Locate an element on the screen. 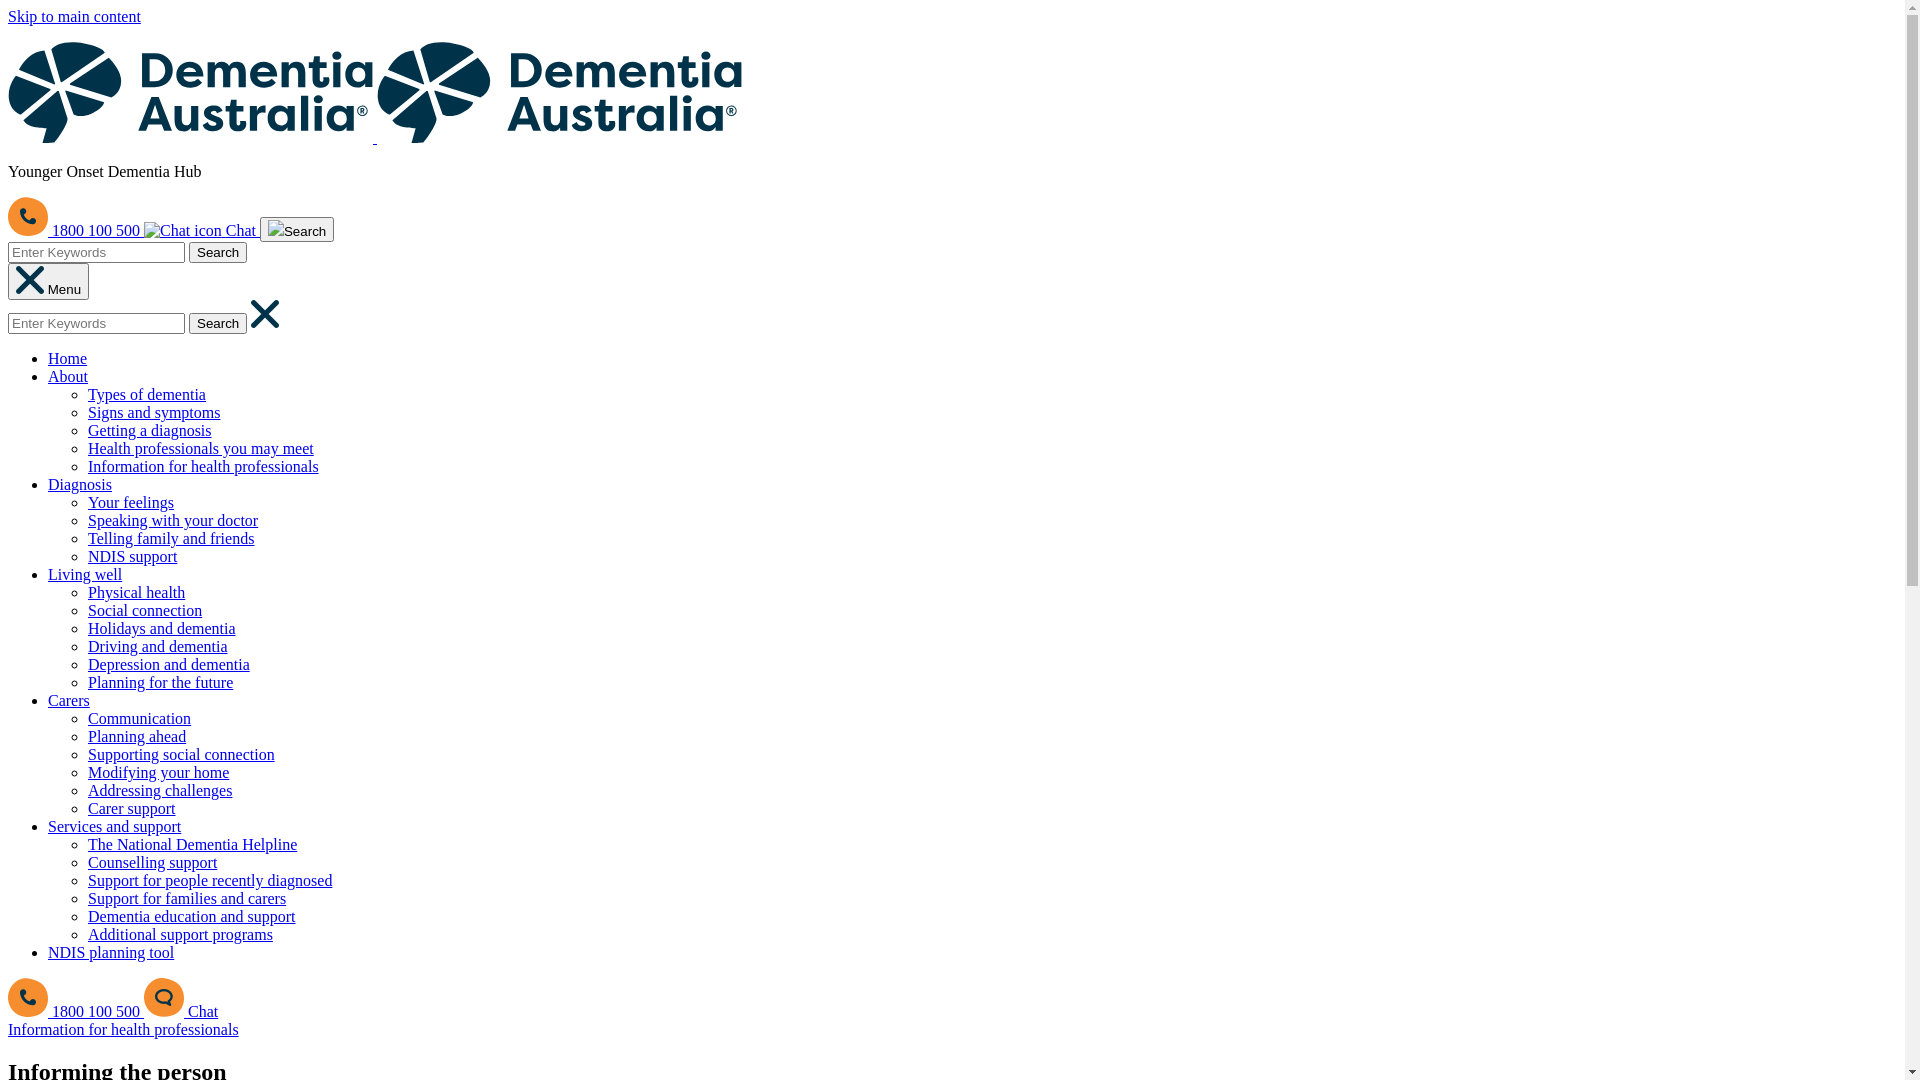 The image size is (1920, 1080). 'Support for families and carers' is located at coordinates (187, 897).